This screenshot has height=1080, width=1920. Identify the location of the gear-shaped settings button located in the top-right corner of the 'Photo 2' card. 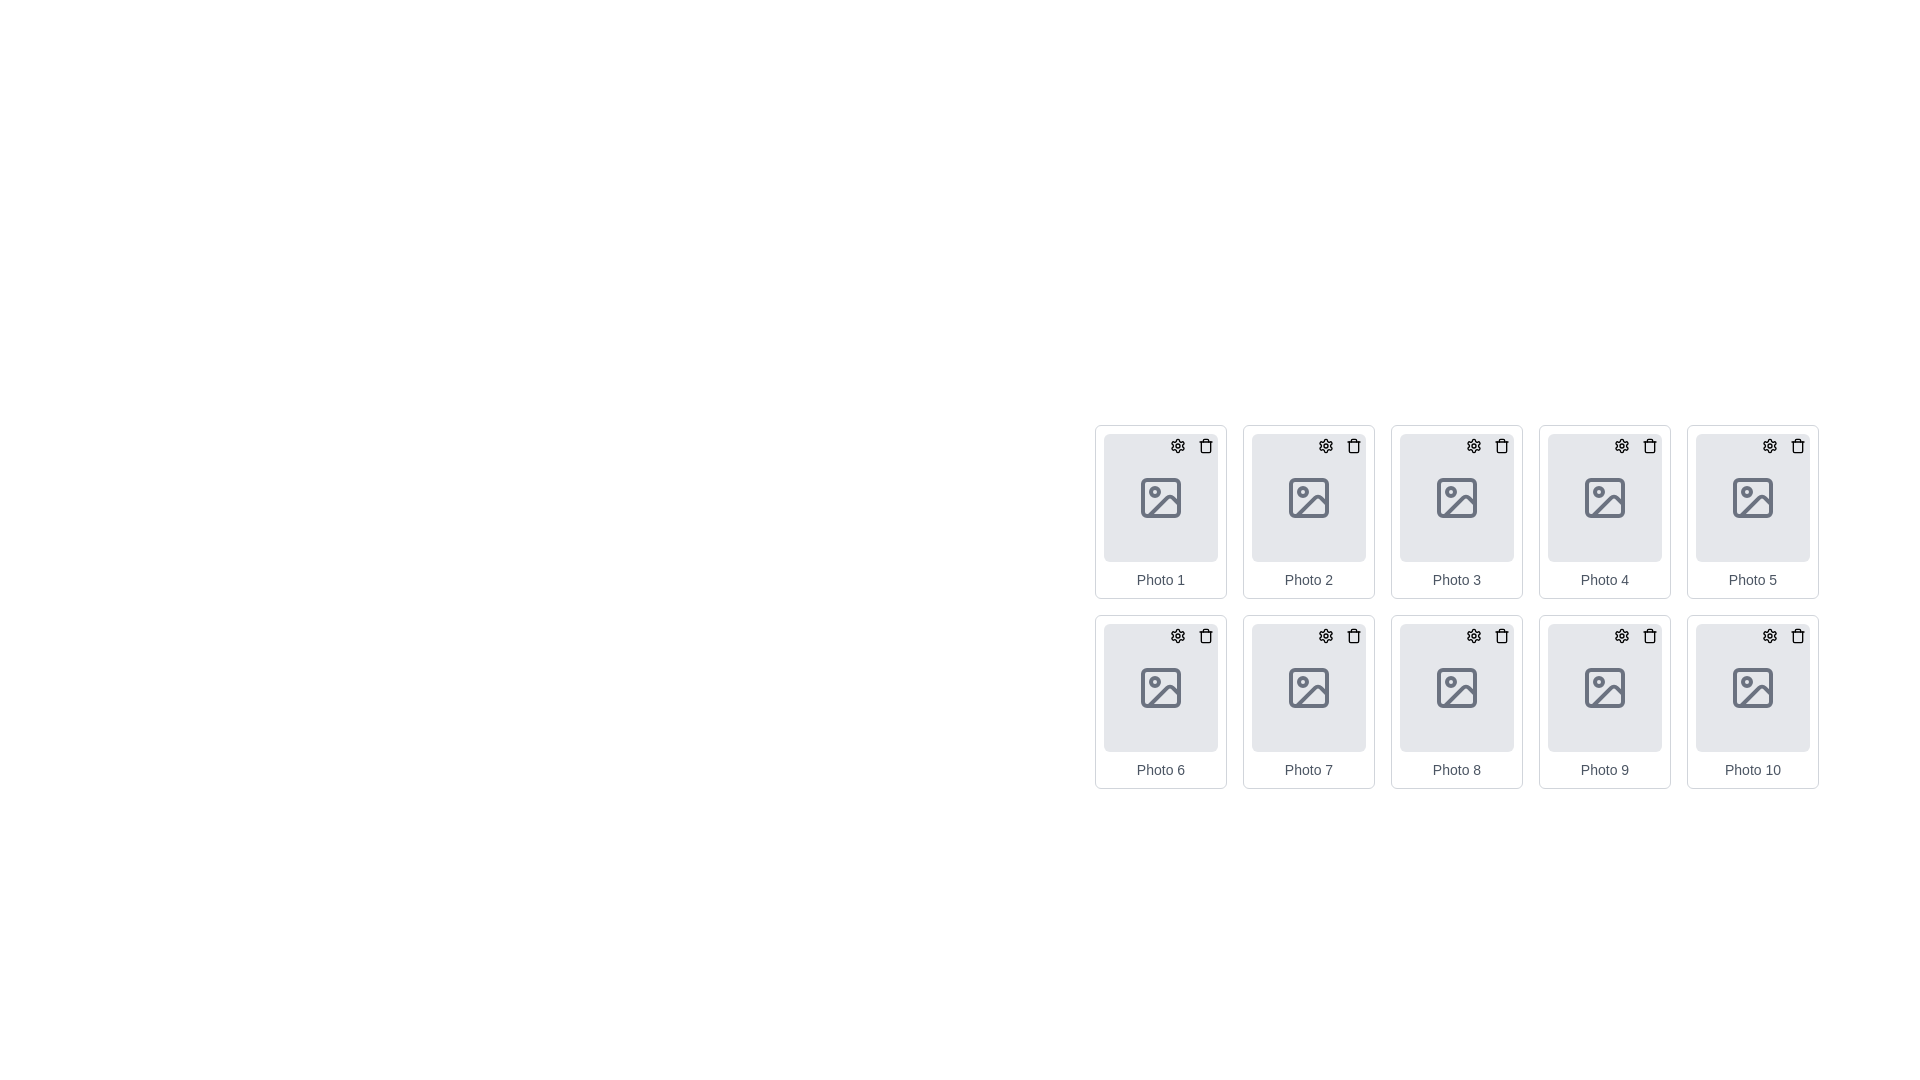
(1325, 445).